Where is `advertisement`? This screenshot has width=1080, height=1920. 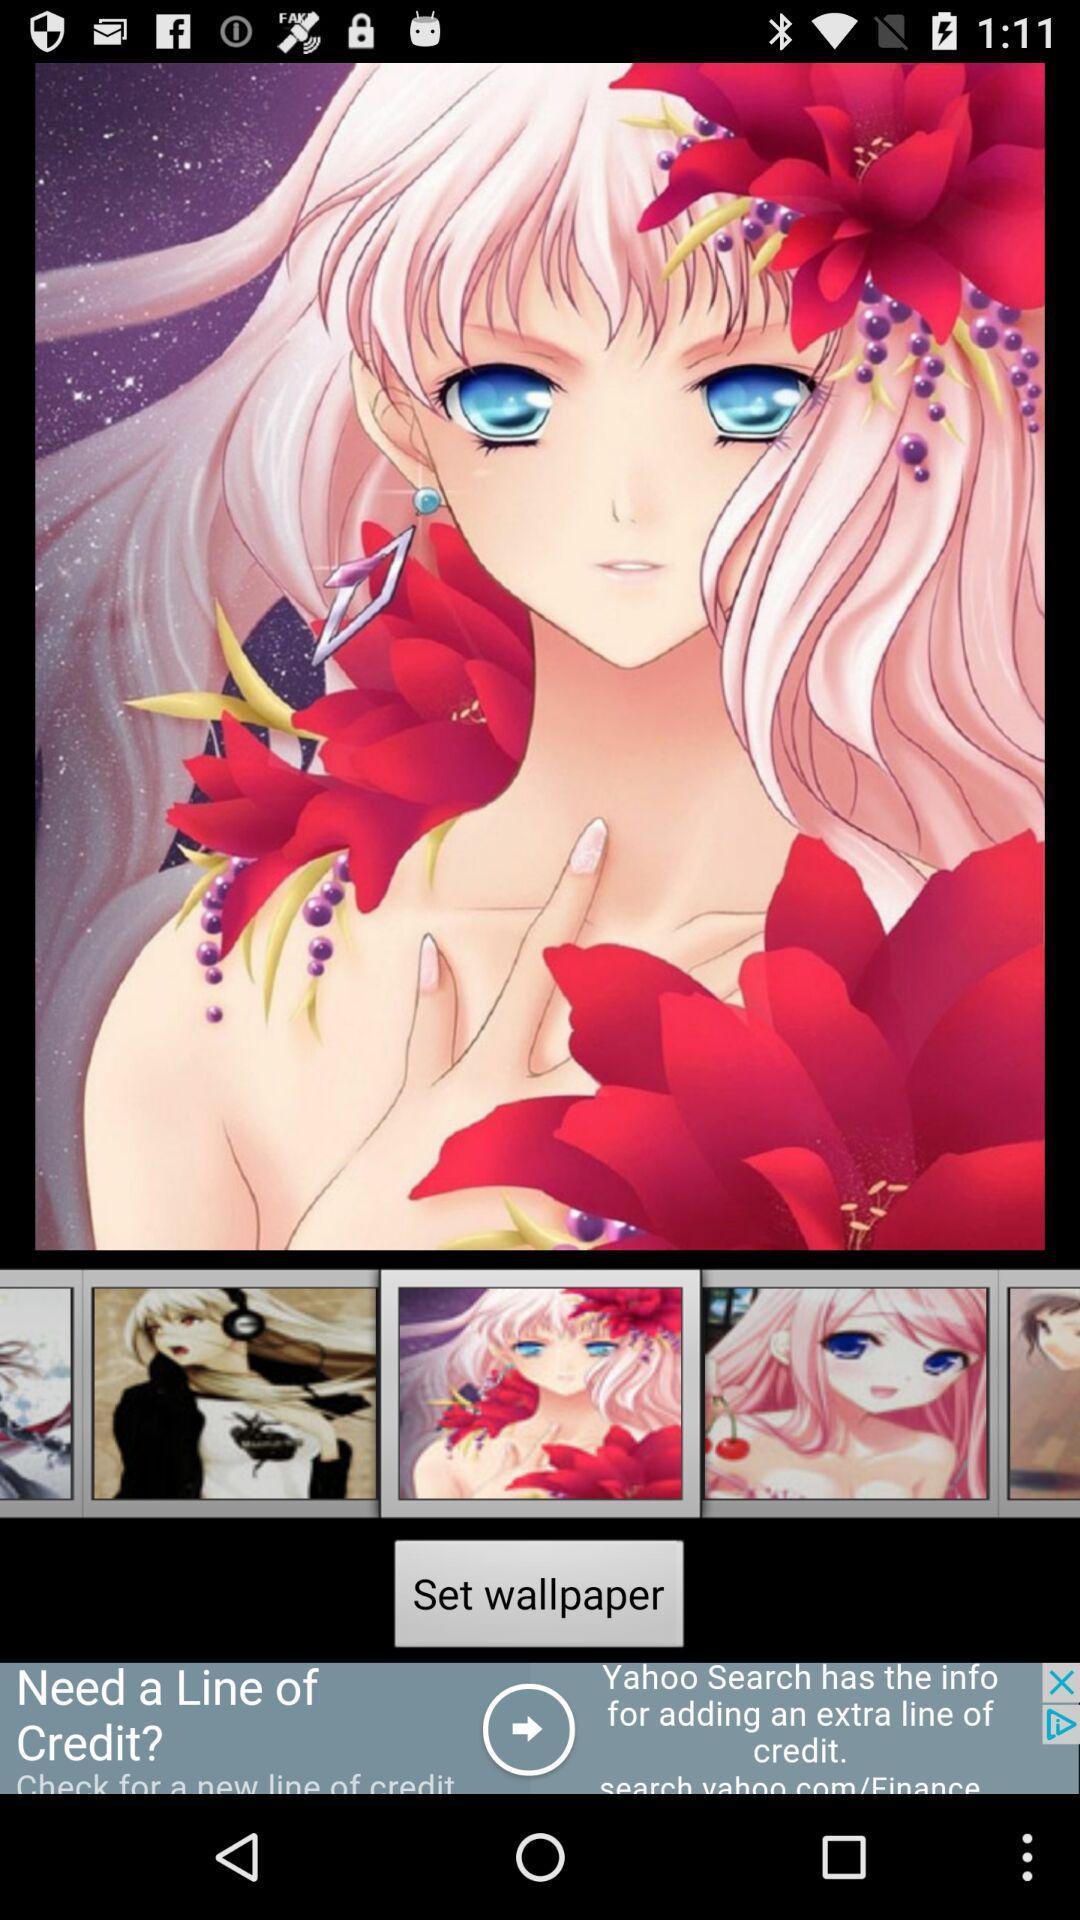
advertisement is located at coordinates (540, 1727).